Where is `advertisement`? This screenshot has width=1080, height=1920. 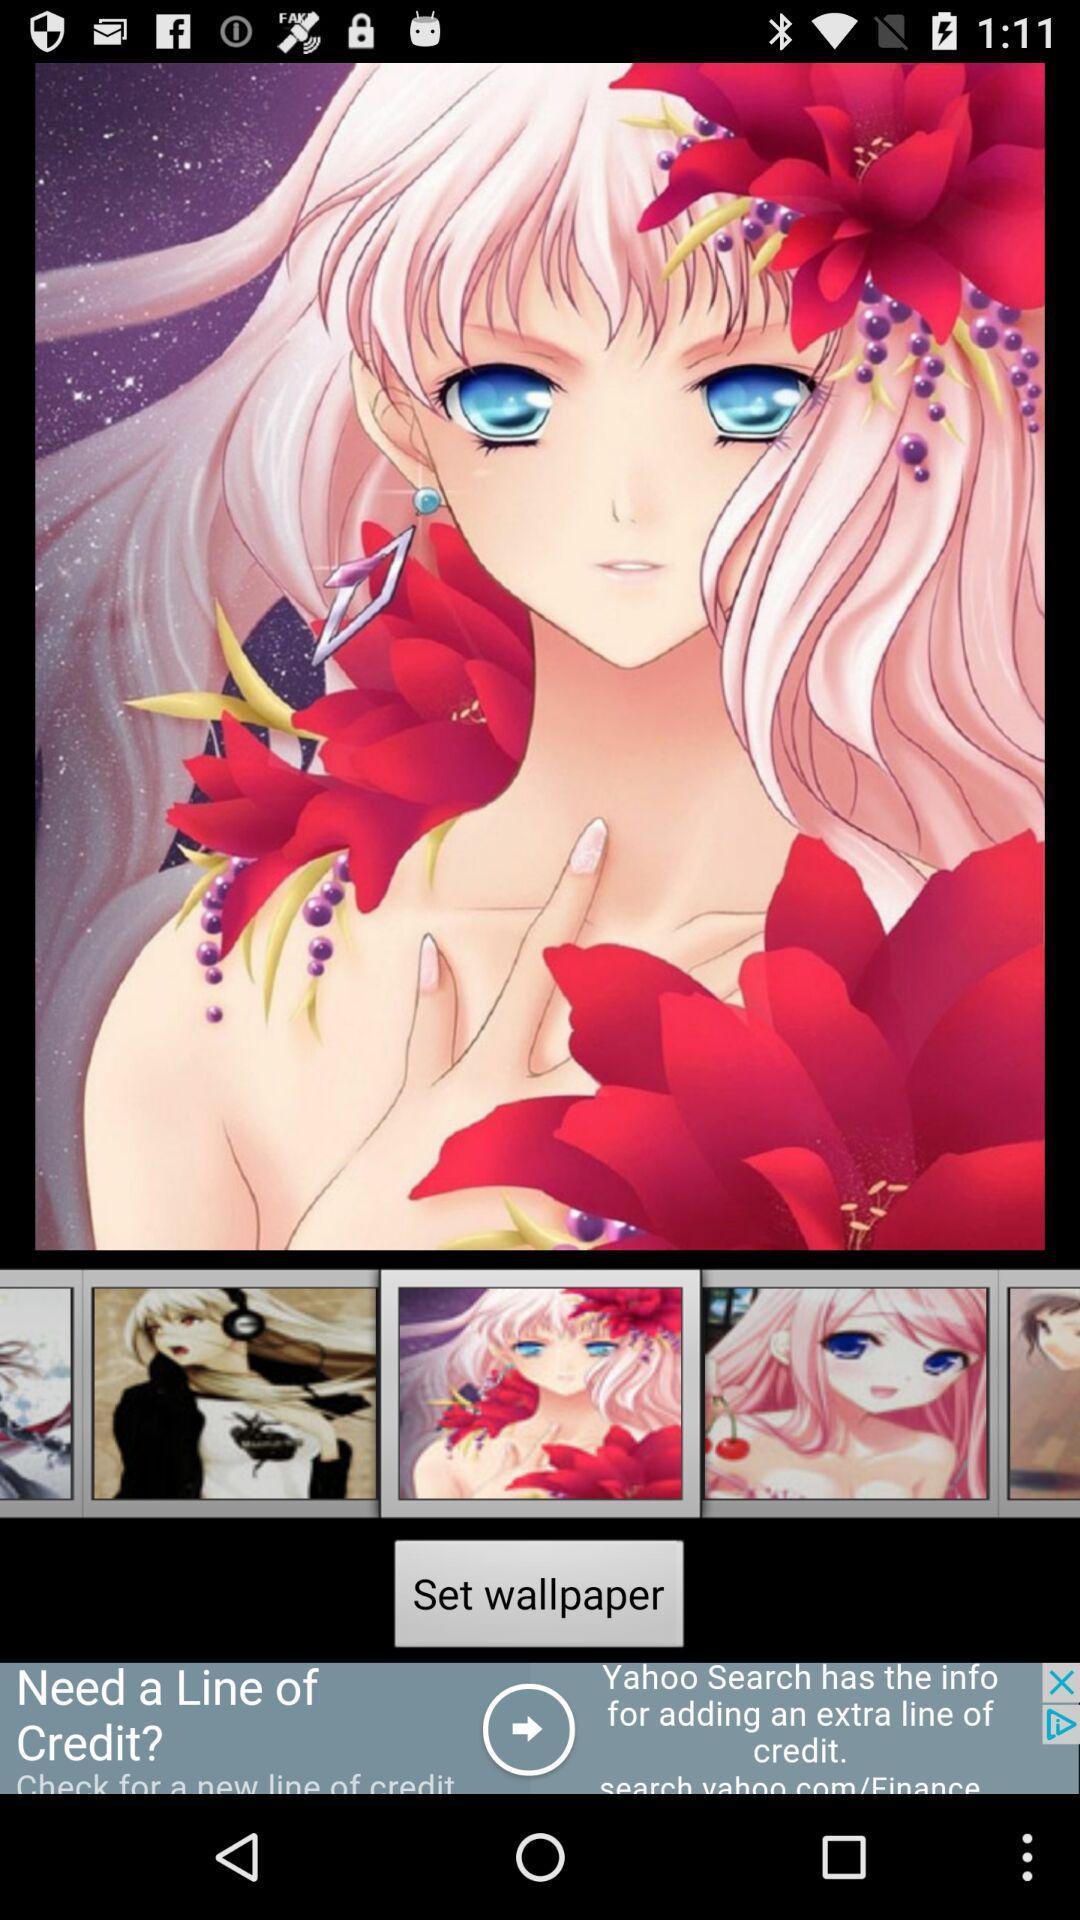
advertisement is located at coordinates (540, 1727).